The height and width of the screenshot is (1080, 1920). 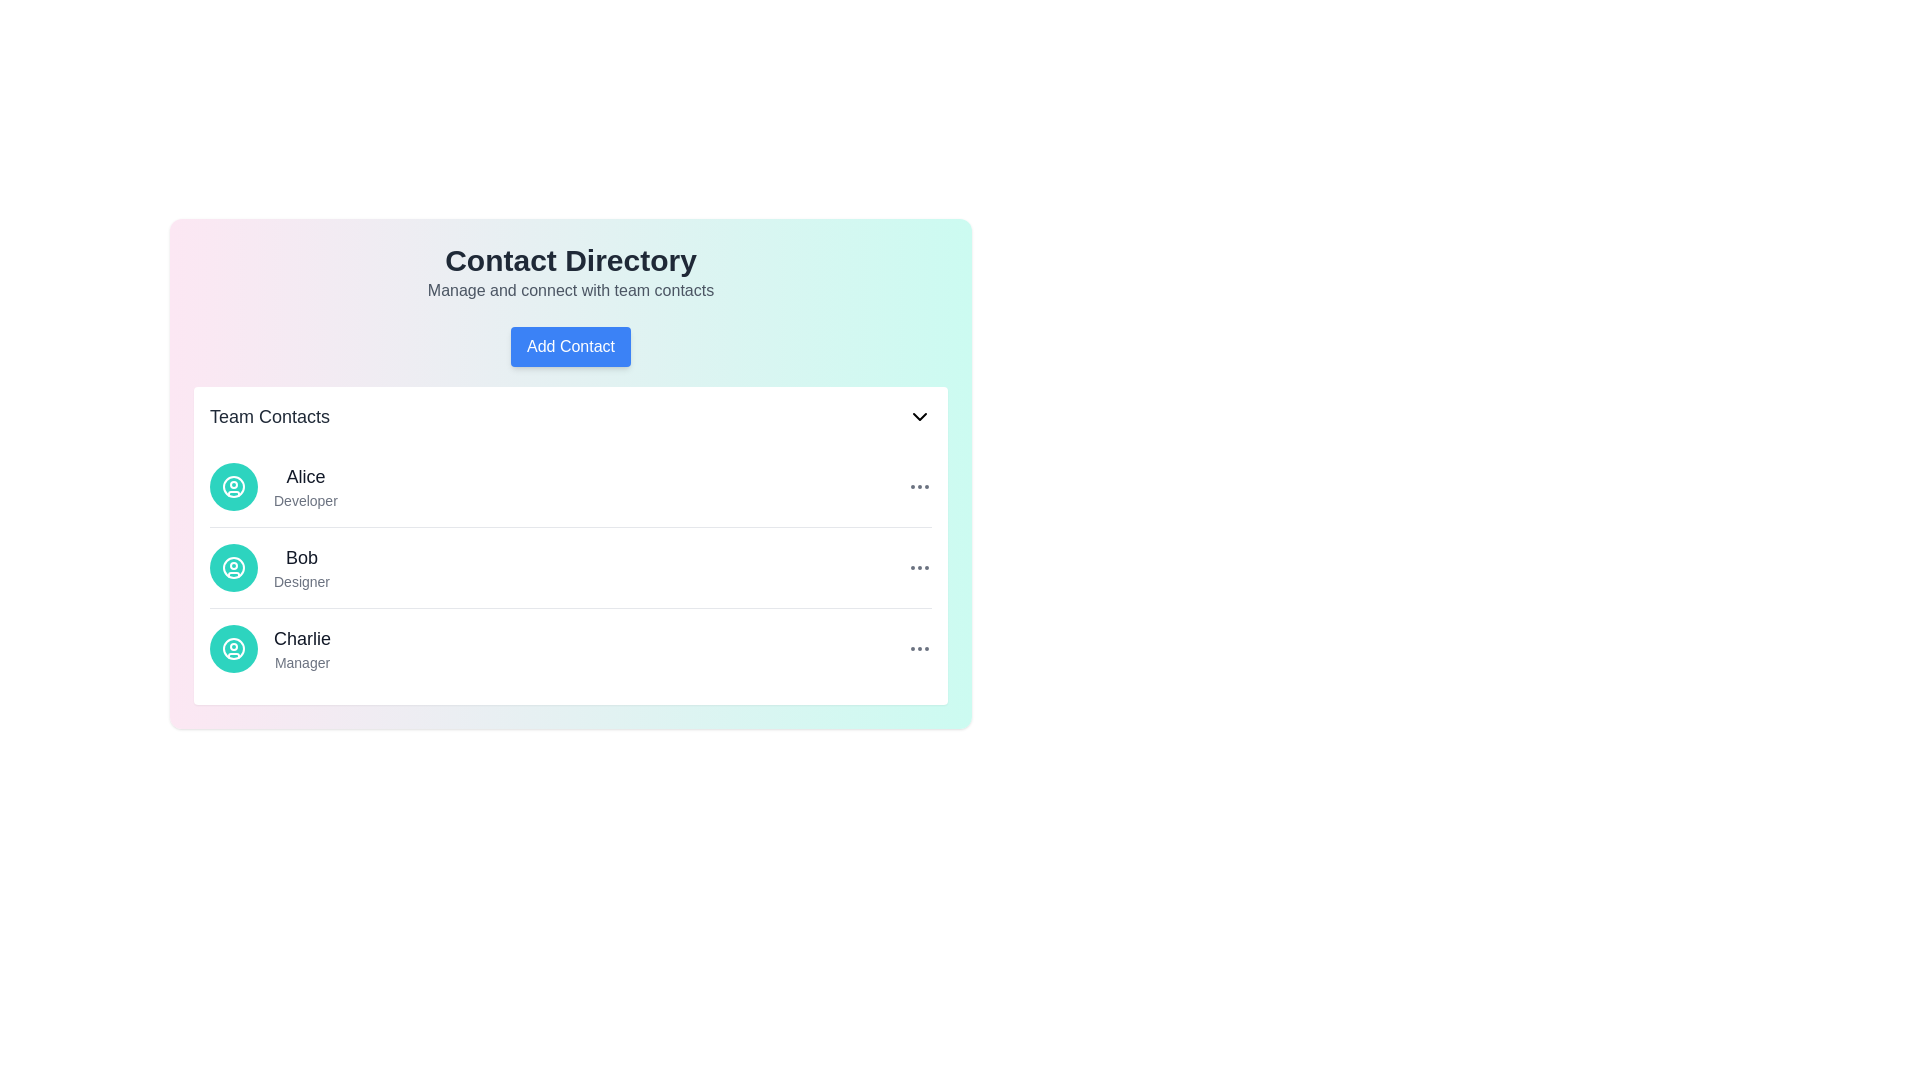 What do you see at coordinates (234, 567) in the screenshot?
I see `the circular user silhouette icon with a teal background, representing the contact entry for 'Bob', which is positioned between the icons for 'Alice' and 'Charlie'` at bounding box center [234, 567].